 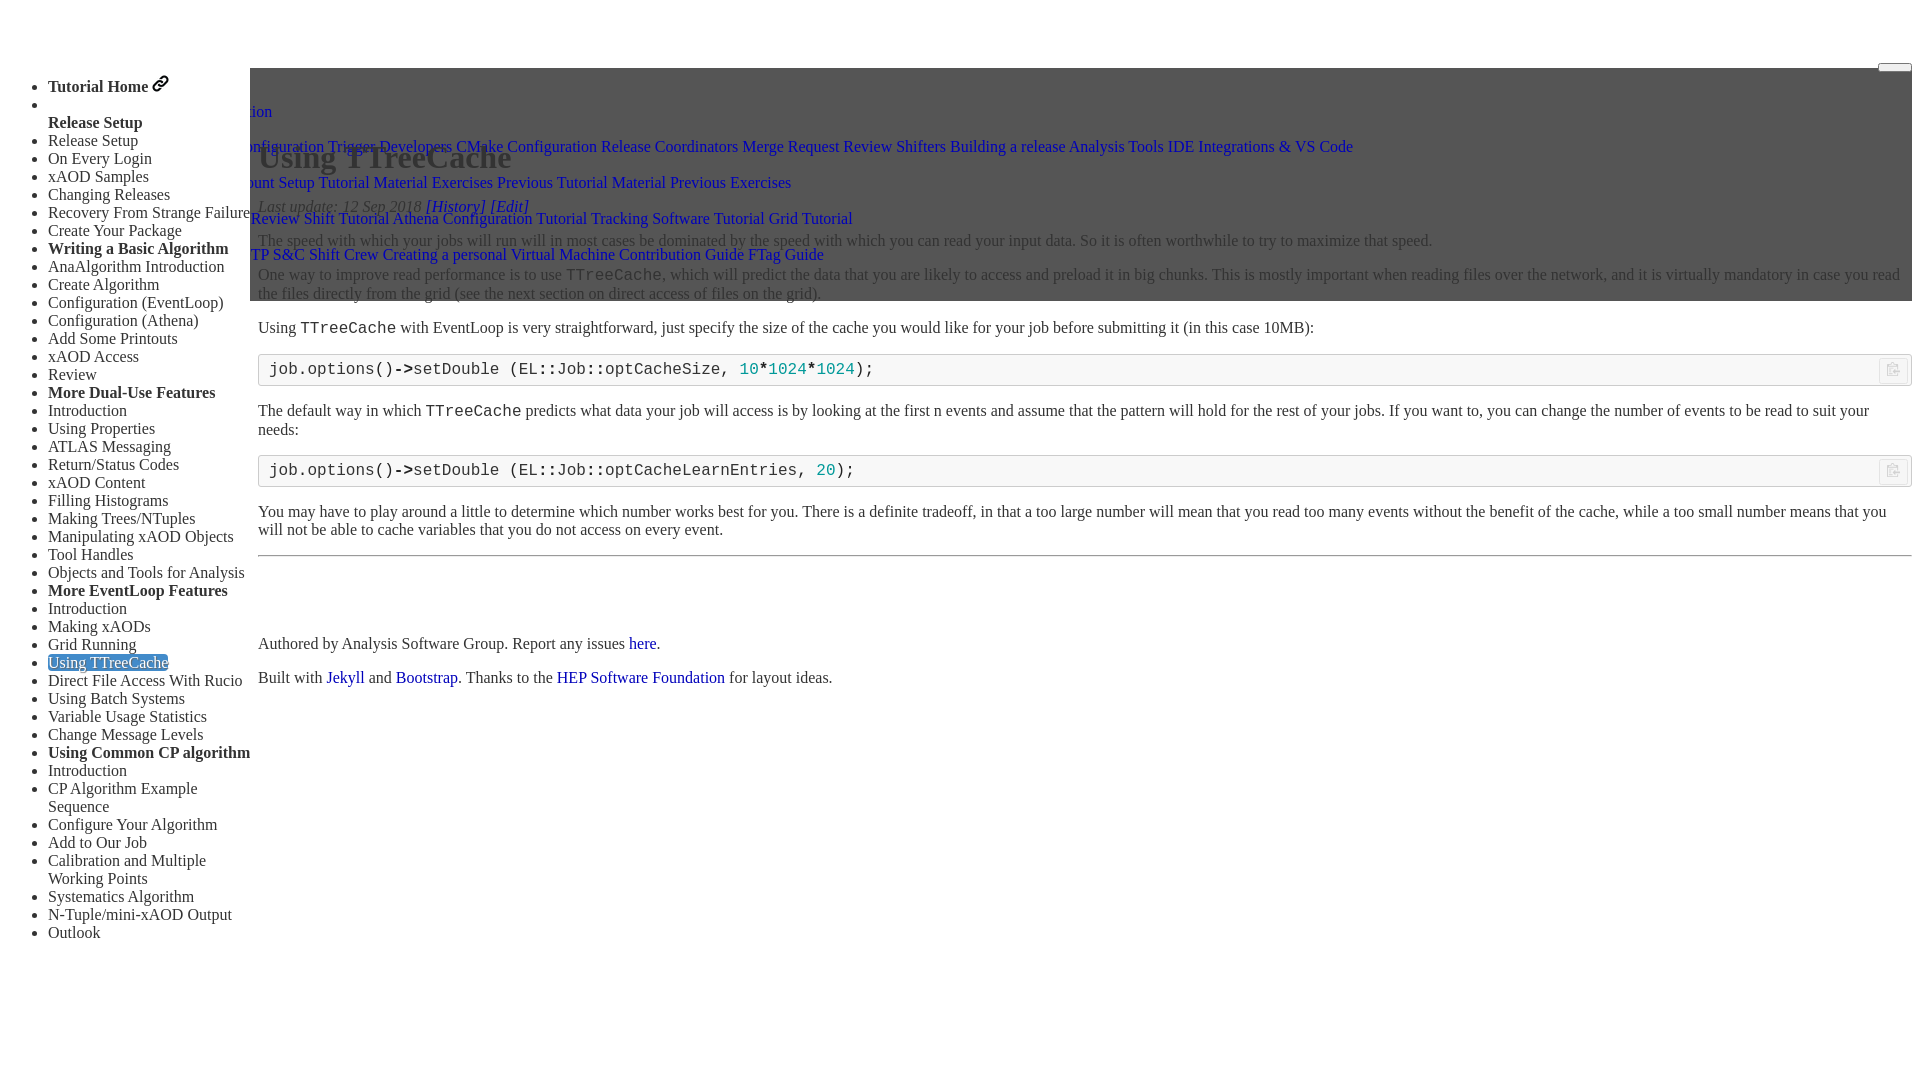 What do you see at coordinates (1259, 145) in the screenshot?
I see `'IDE Integrations & VS Code'` at bounding box center [1259, 145].